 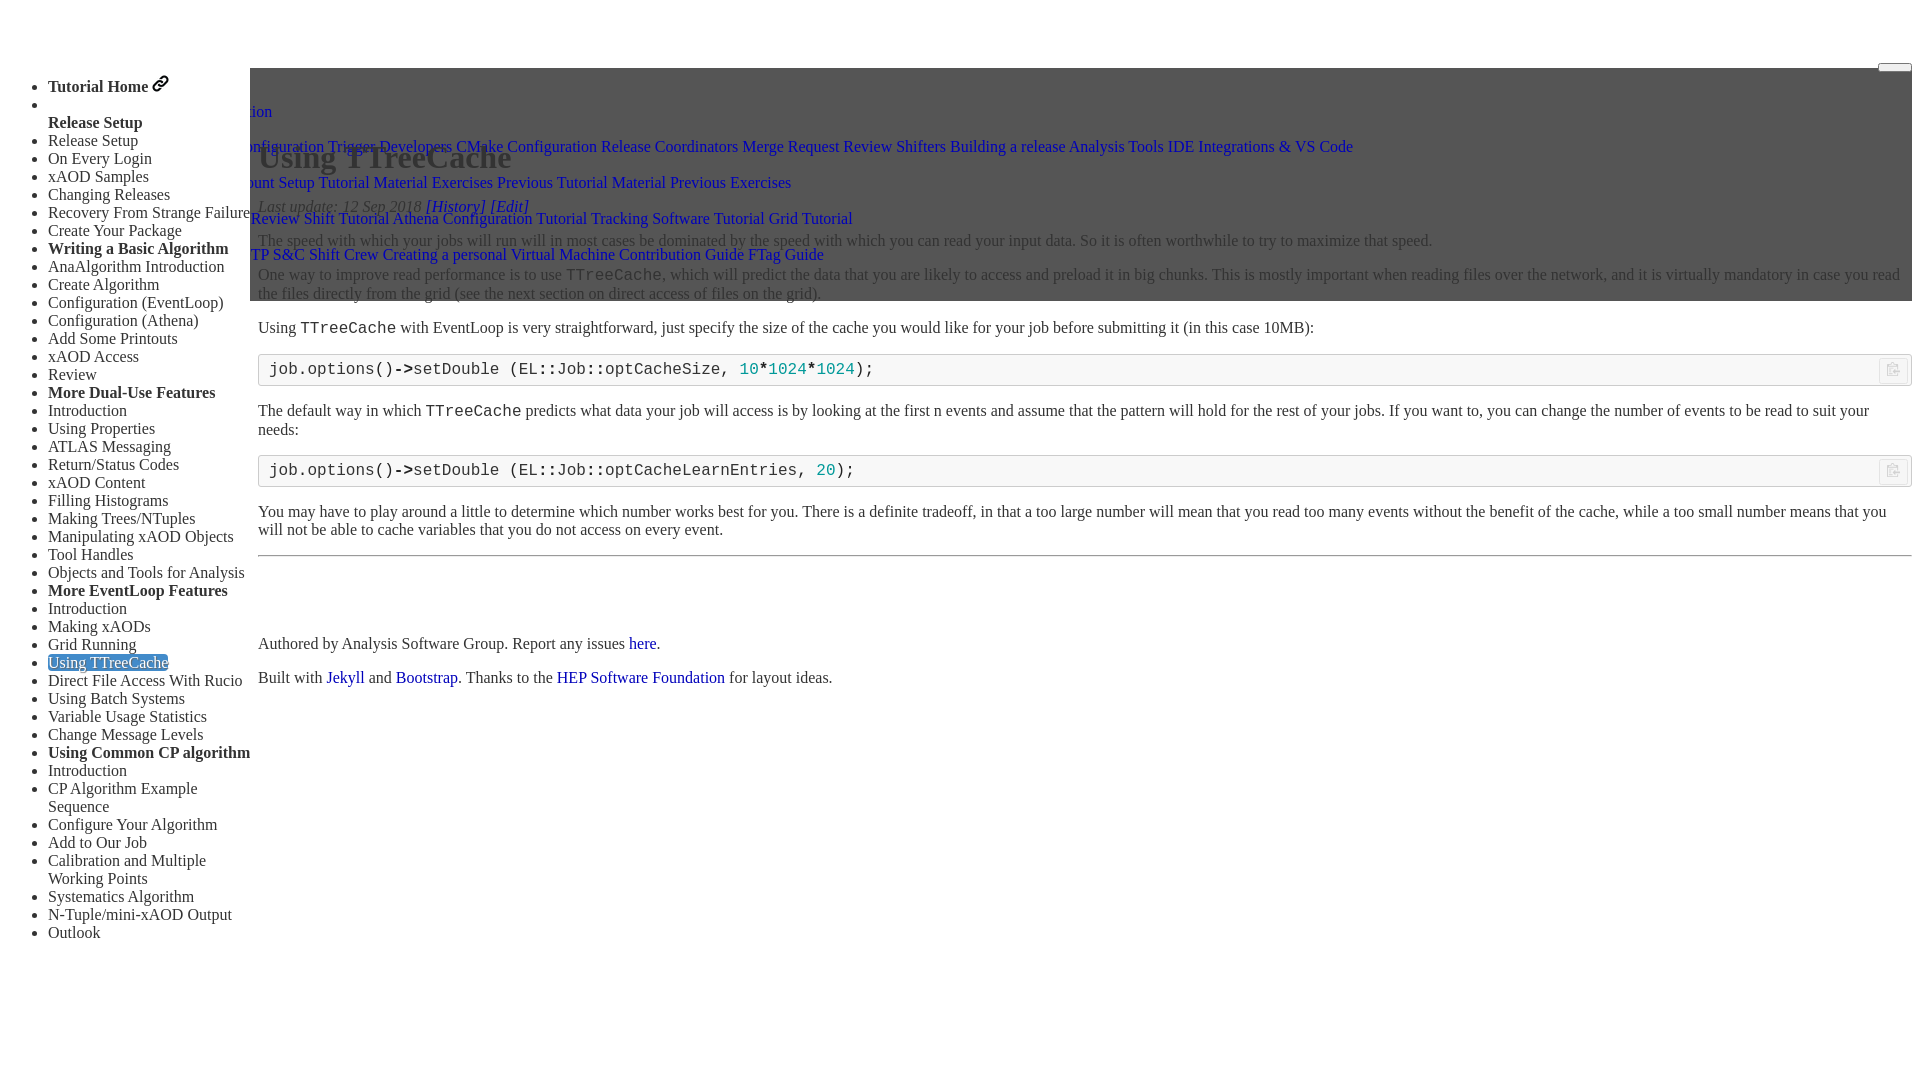 What do you see at coordinates (1259, 145) in the screenshot?
I see `'IDE Integrations & VS Code'` at bounding box center [1259, 145].